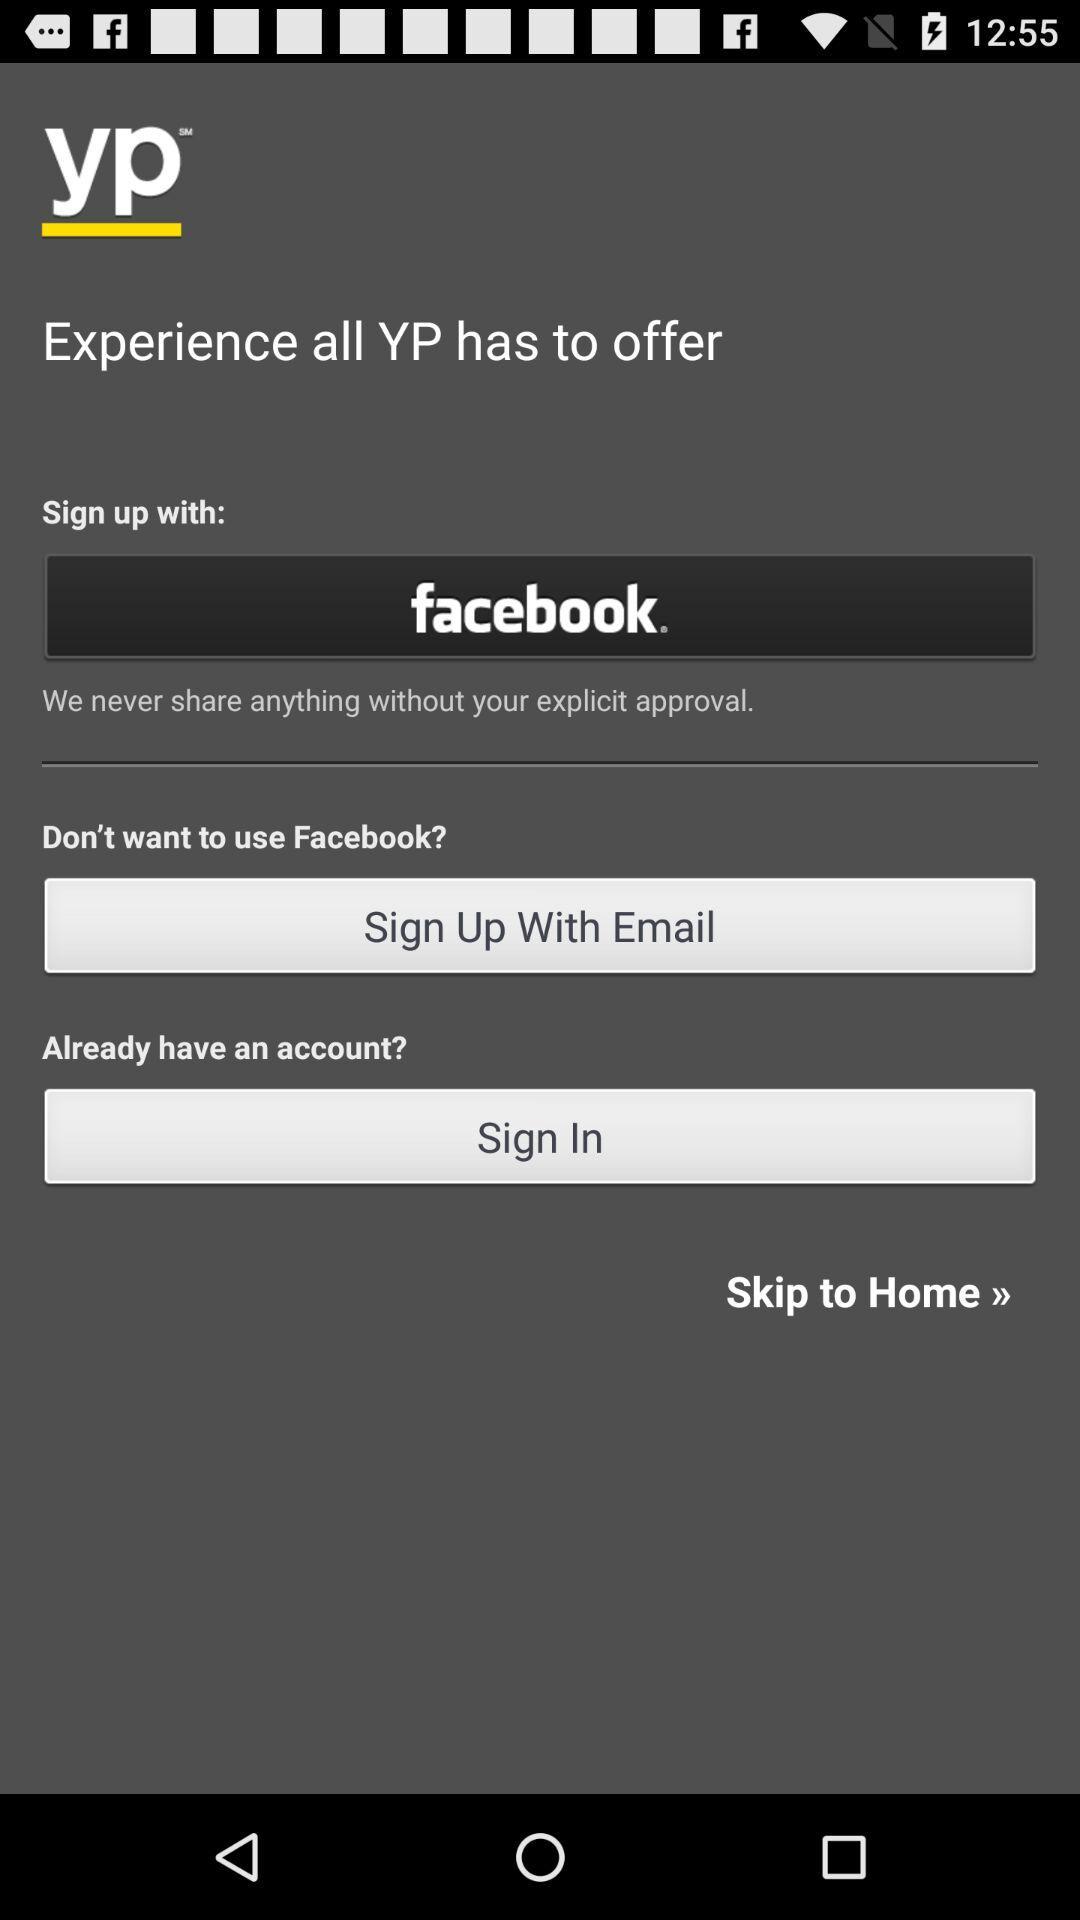 The width and height of the screenshot is (1080, 1920). Describe the element at coordinates (540, 604) in the screenshot. I see `the item below the sign up with:` at that location.